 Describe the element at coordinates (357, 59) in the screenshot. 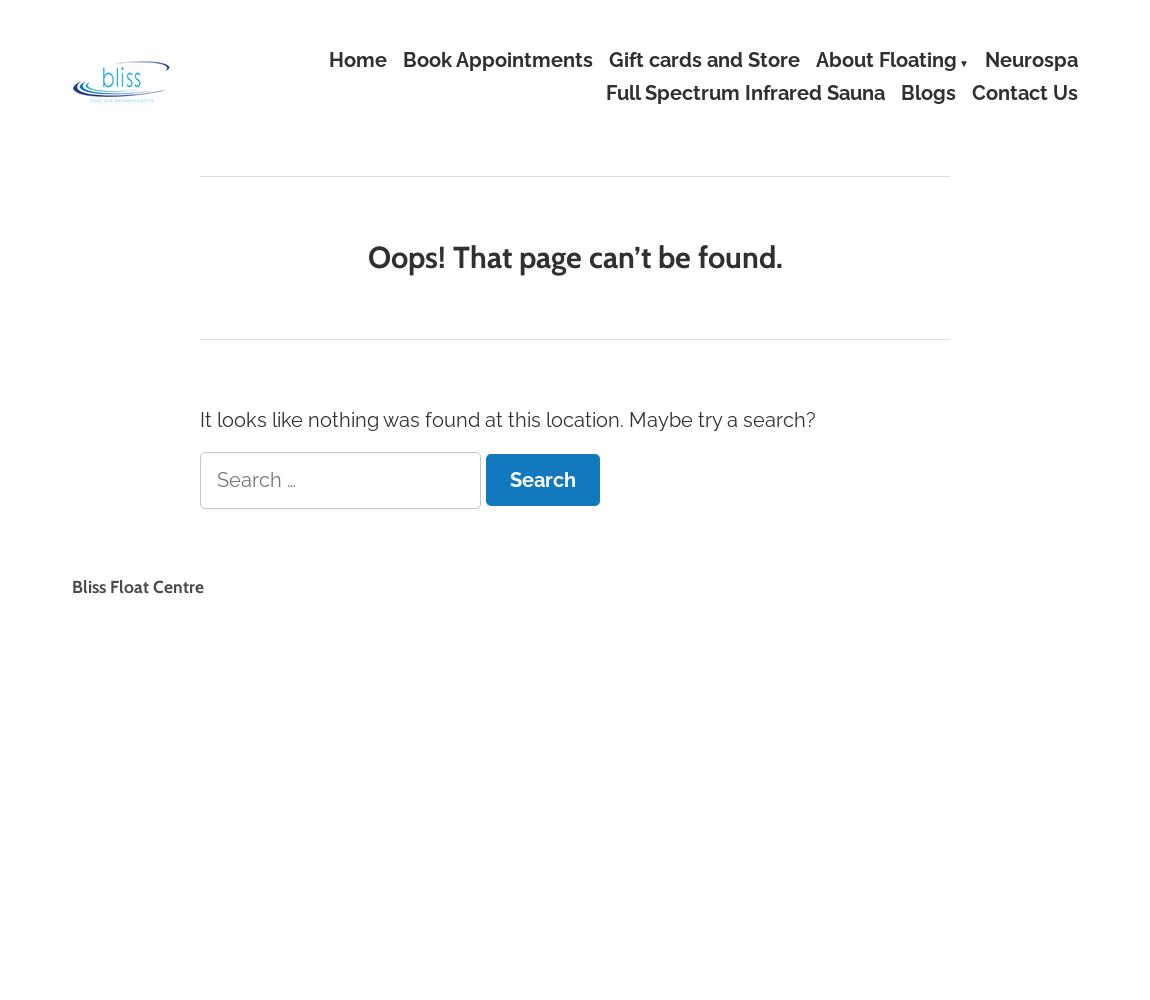

I see `'Home'` at that location.